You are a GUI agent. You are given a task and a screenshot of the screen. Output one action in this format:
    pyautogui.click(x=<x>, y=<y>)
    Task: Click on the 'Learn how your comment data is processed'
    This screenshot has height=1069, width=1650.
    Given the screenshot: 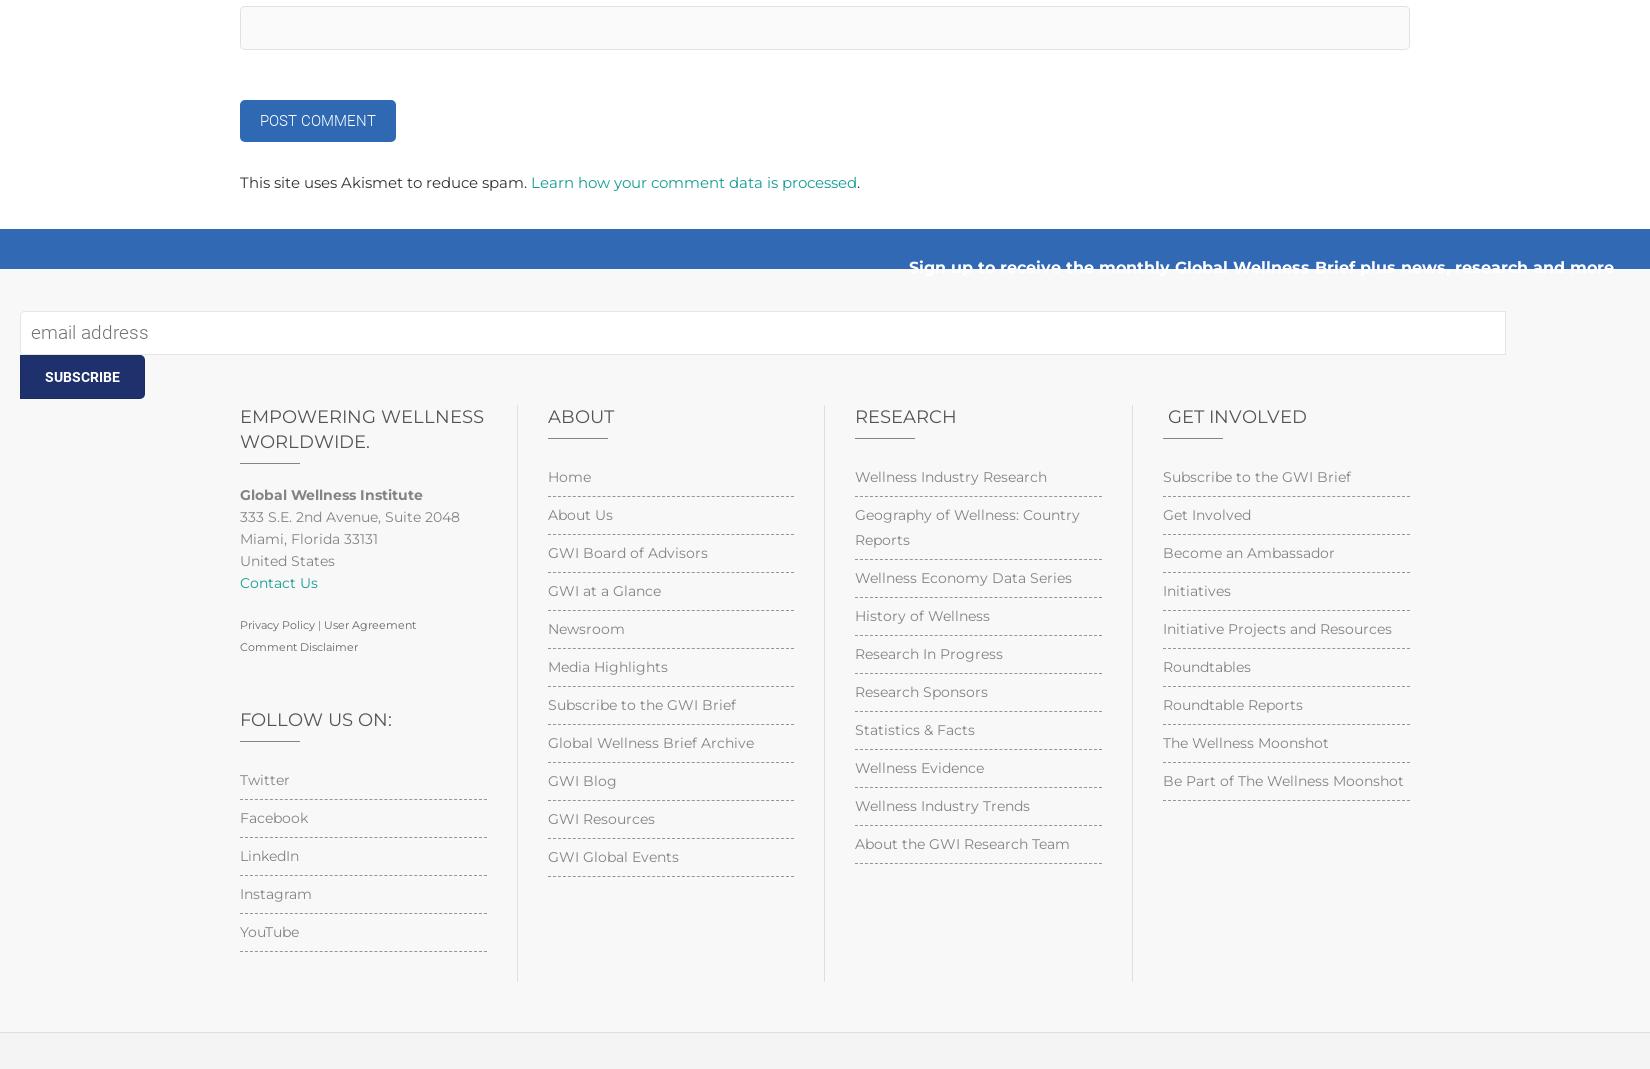 What is the action you would take?
    pyautogui.click(x=529, y=182)
    